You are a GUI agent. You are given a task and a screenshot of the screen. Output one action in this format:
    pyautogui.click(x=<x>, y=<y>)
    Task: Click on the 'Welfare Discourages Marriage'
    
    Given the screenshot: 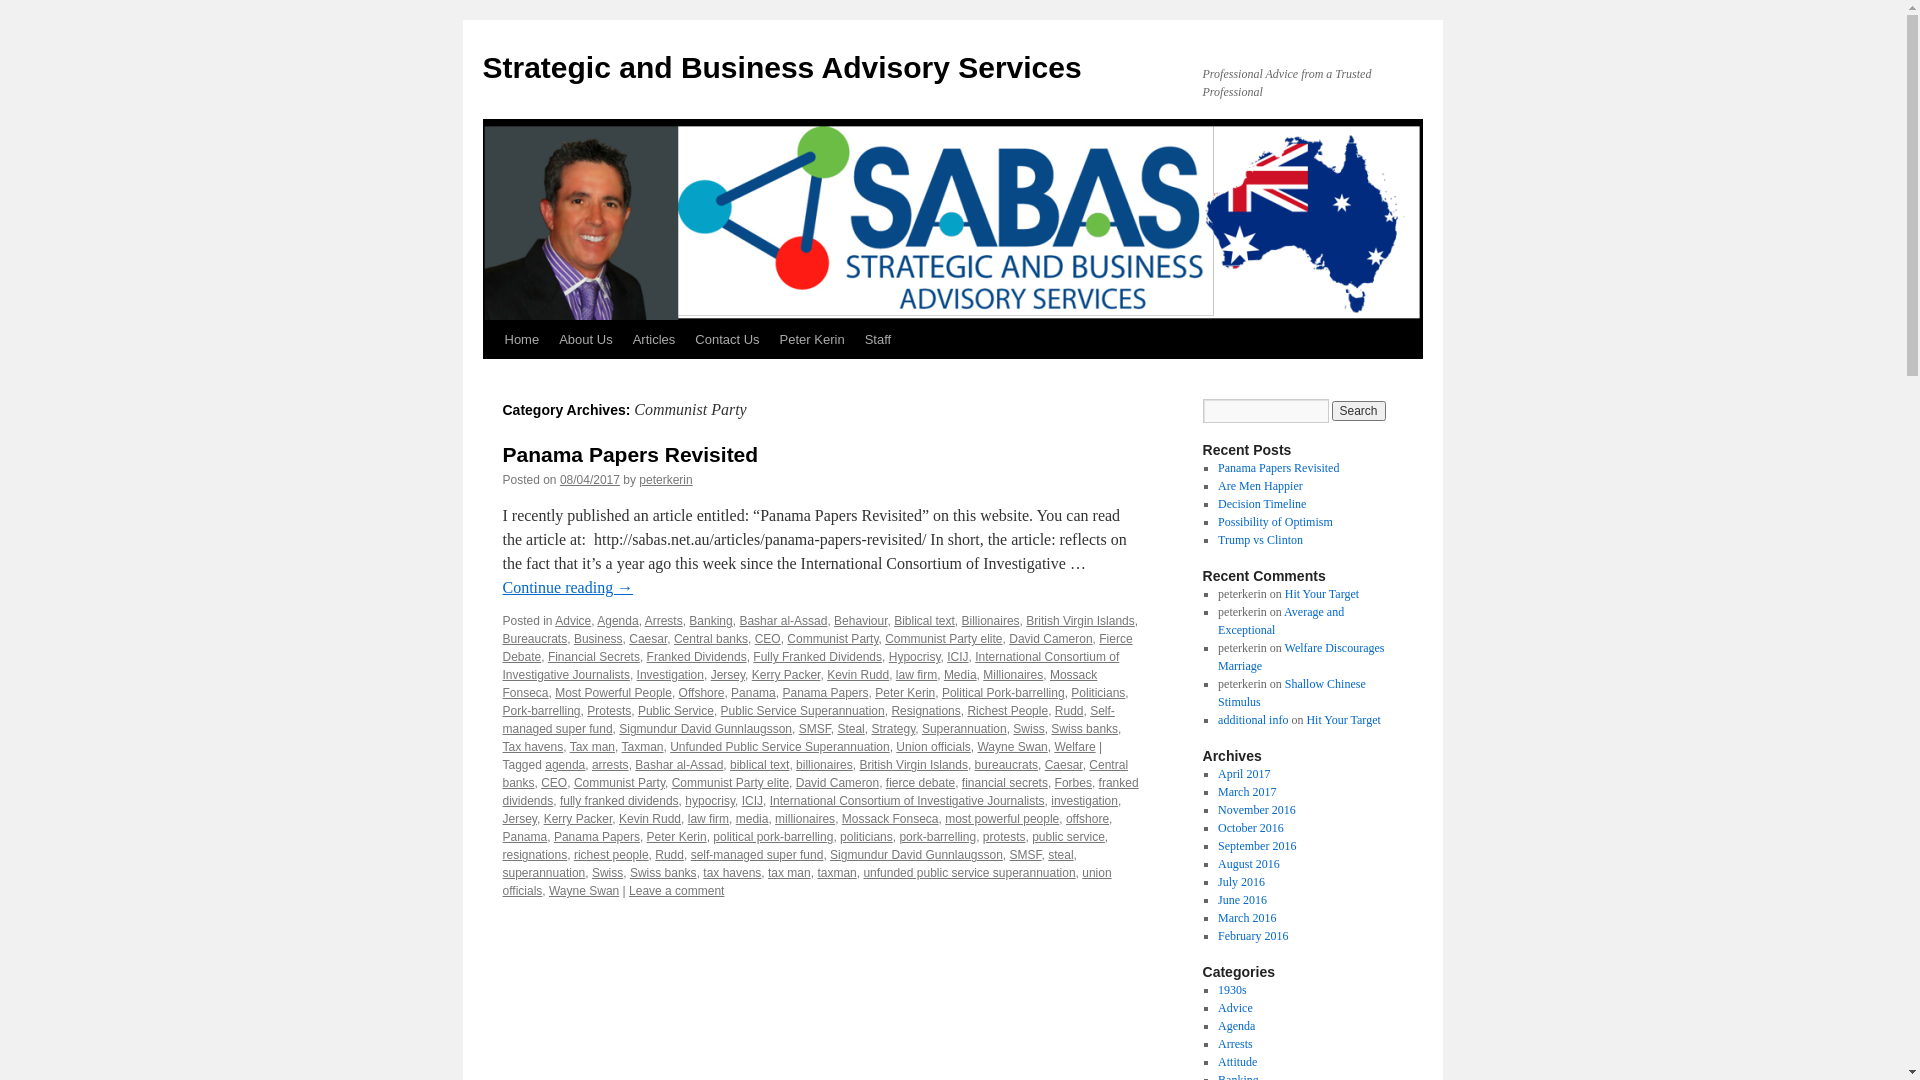 What is the action you would take?
    pyautogui.click(x=1300, y=656)
    